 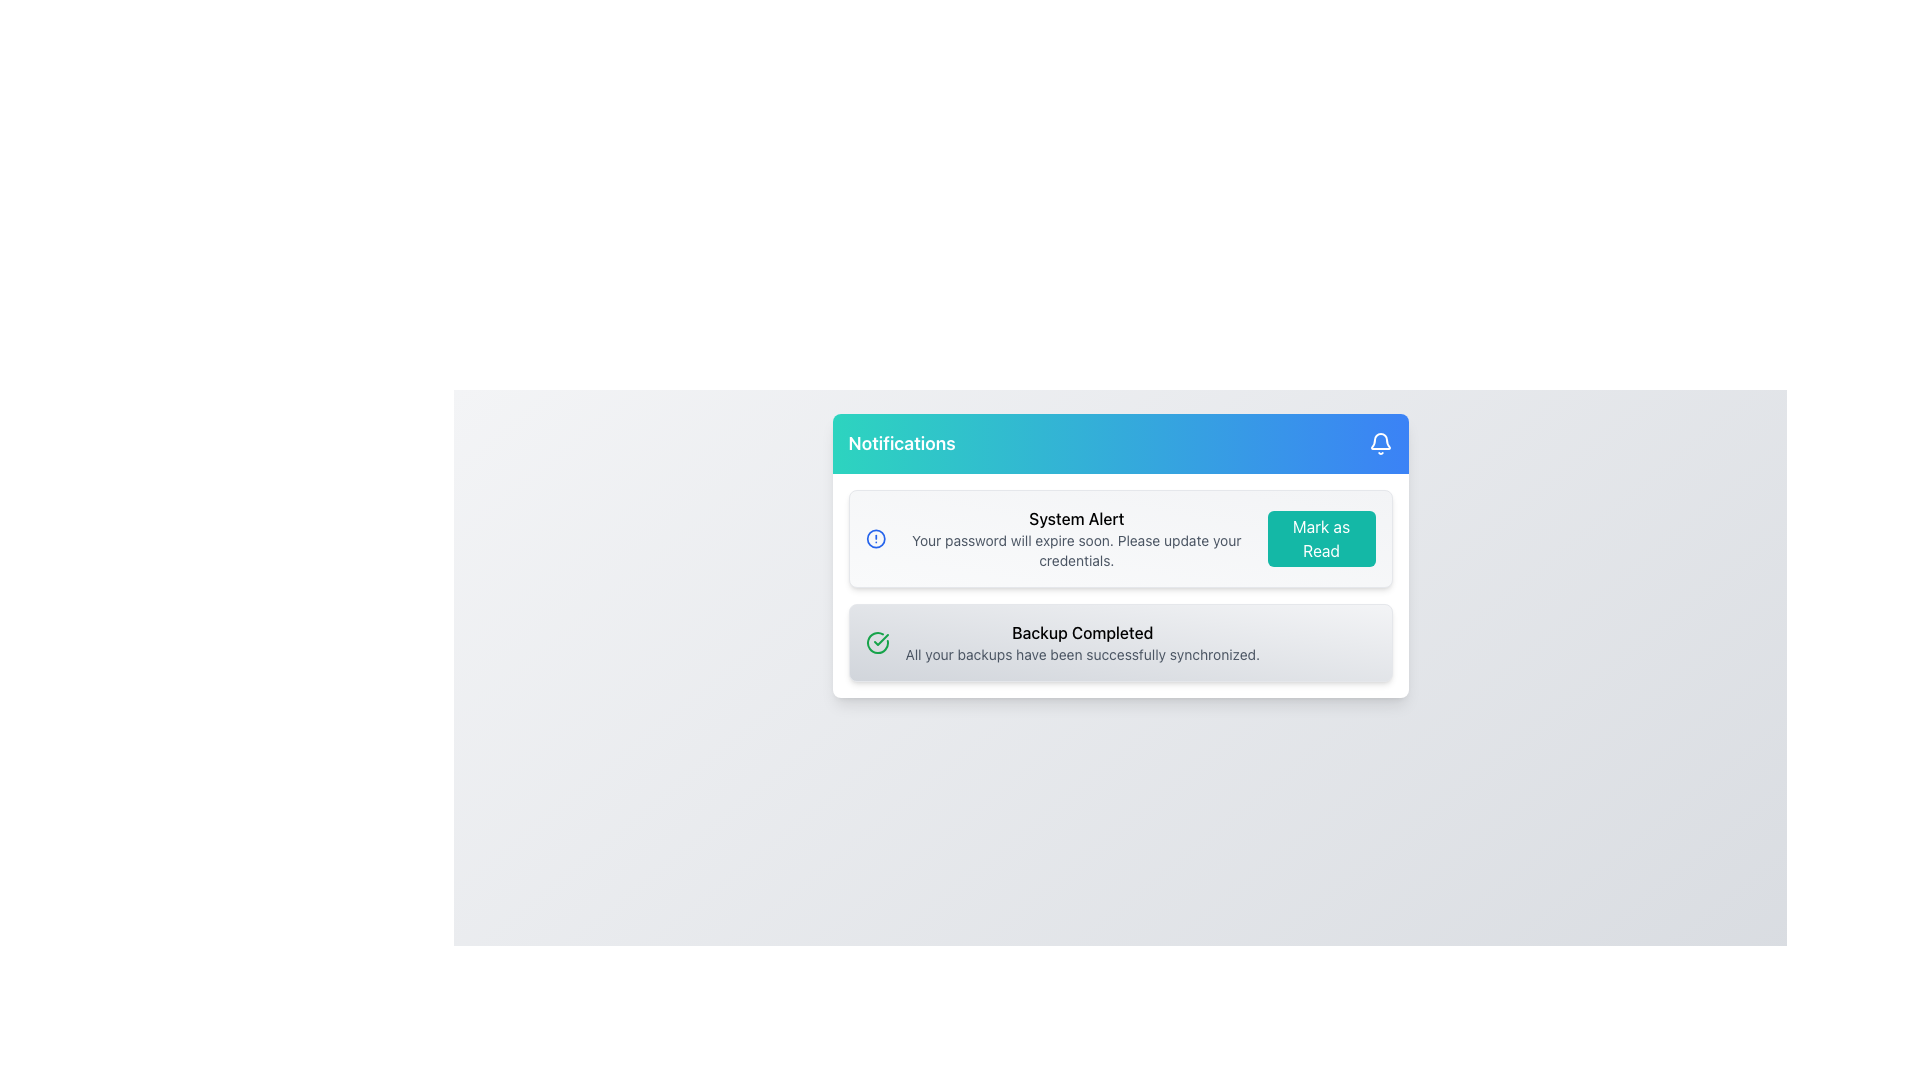 What do you see at coordinates (1379, 440) in the screenshot?
I see `the blue bell-shaped notification icon located in the top-right corner of the notification card` at bounding box center [1379, 440].